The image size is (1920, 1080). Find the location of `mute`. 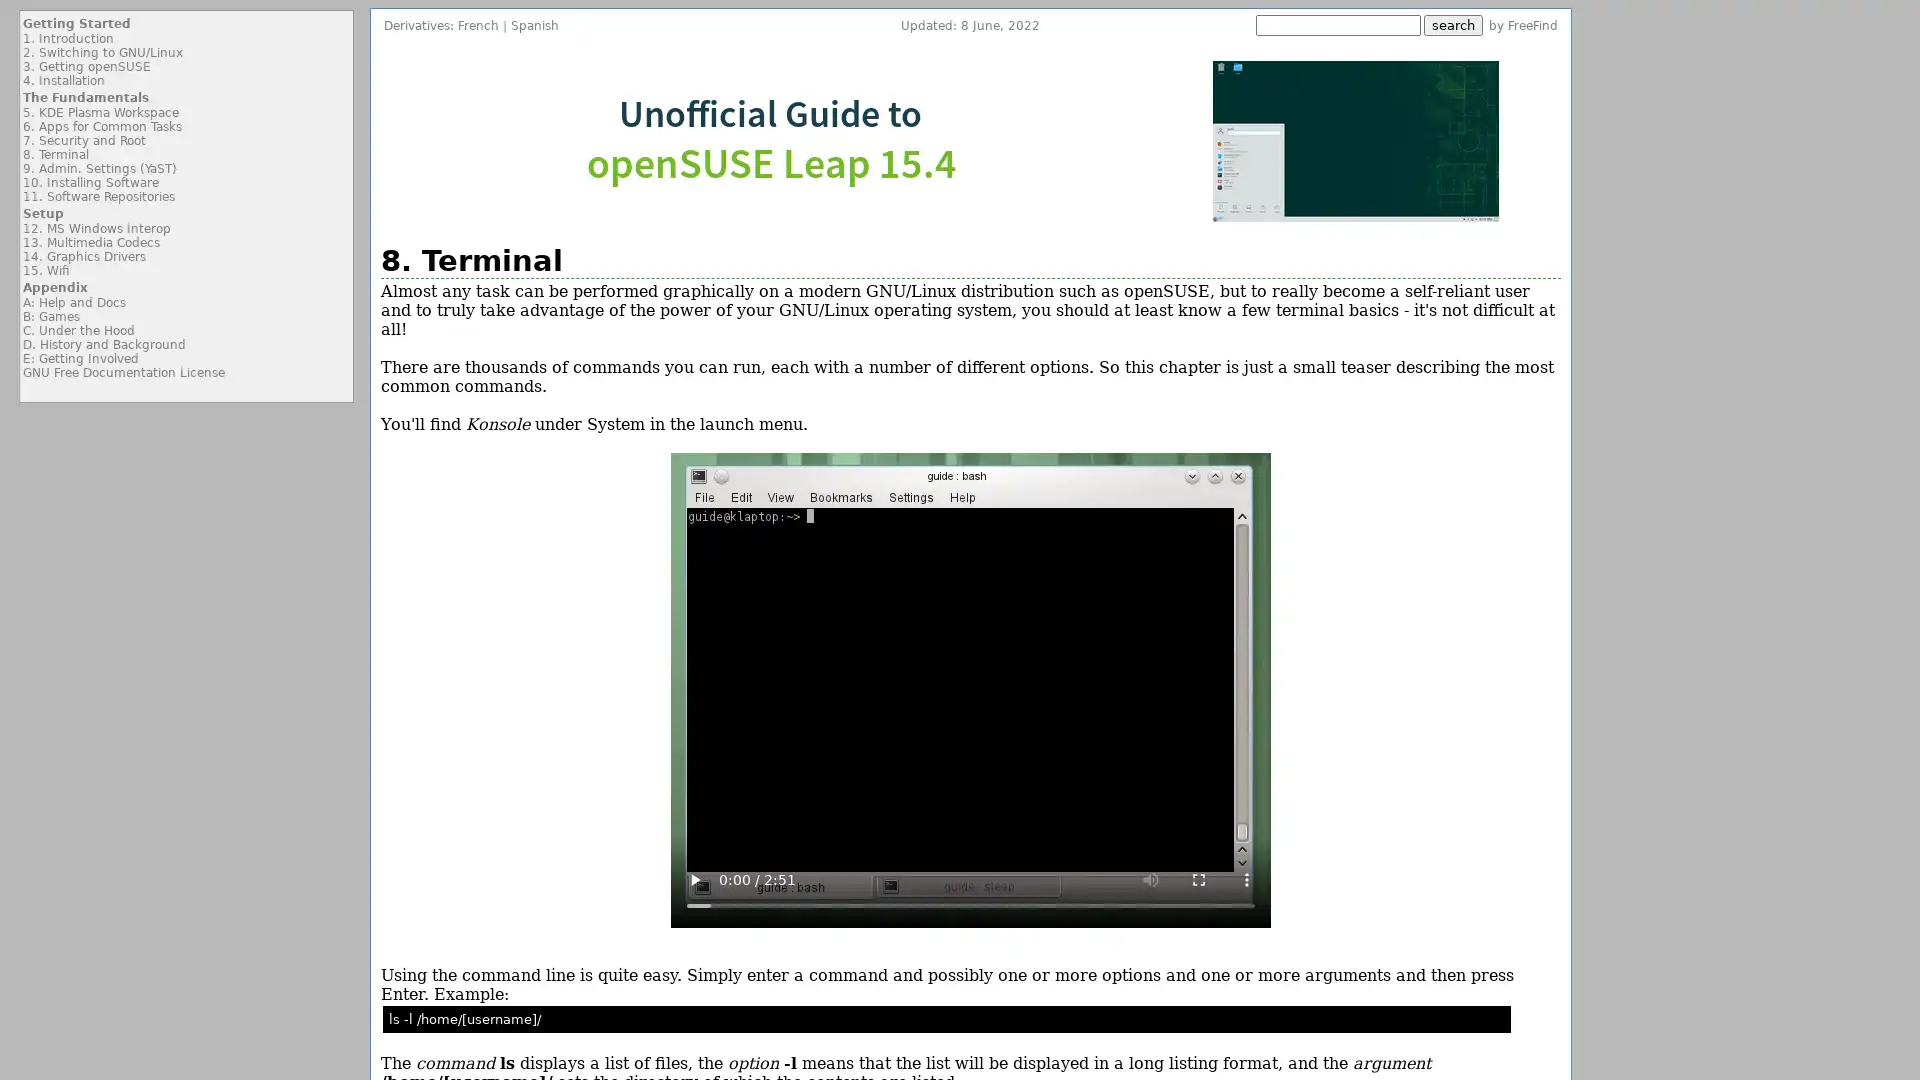

mute is located at coordinates (1150, 878).